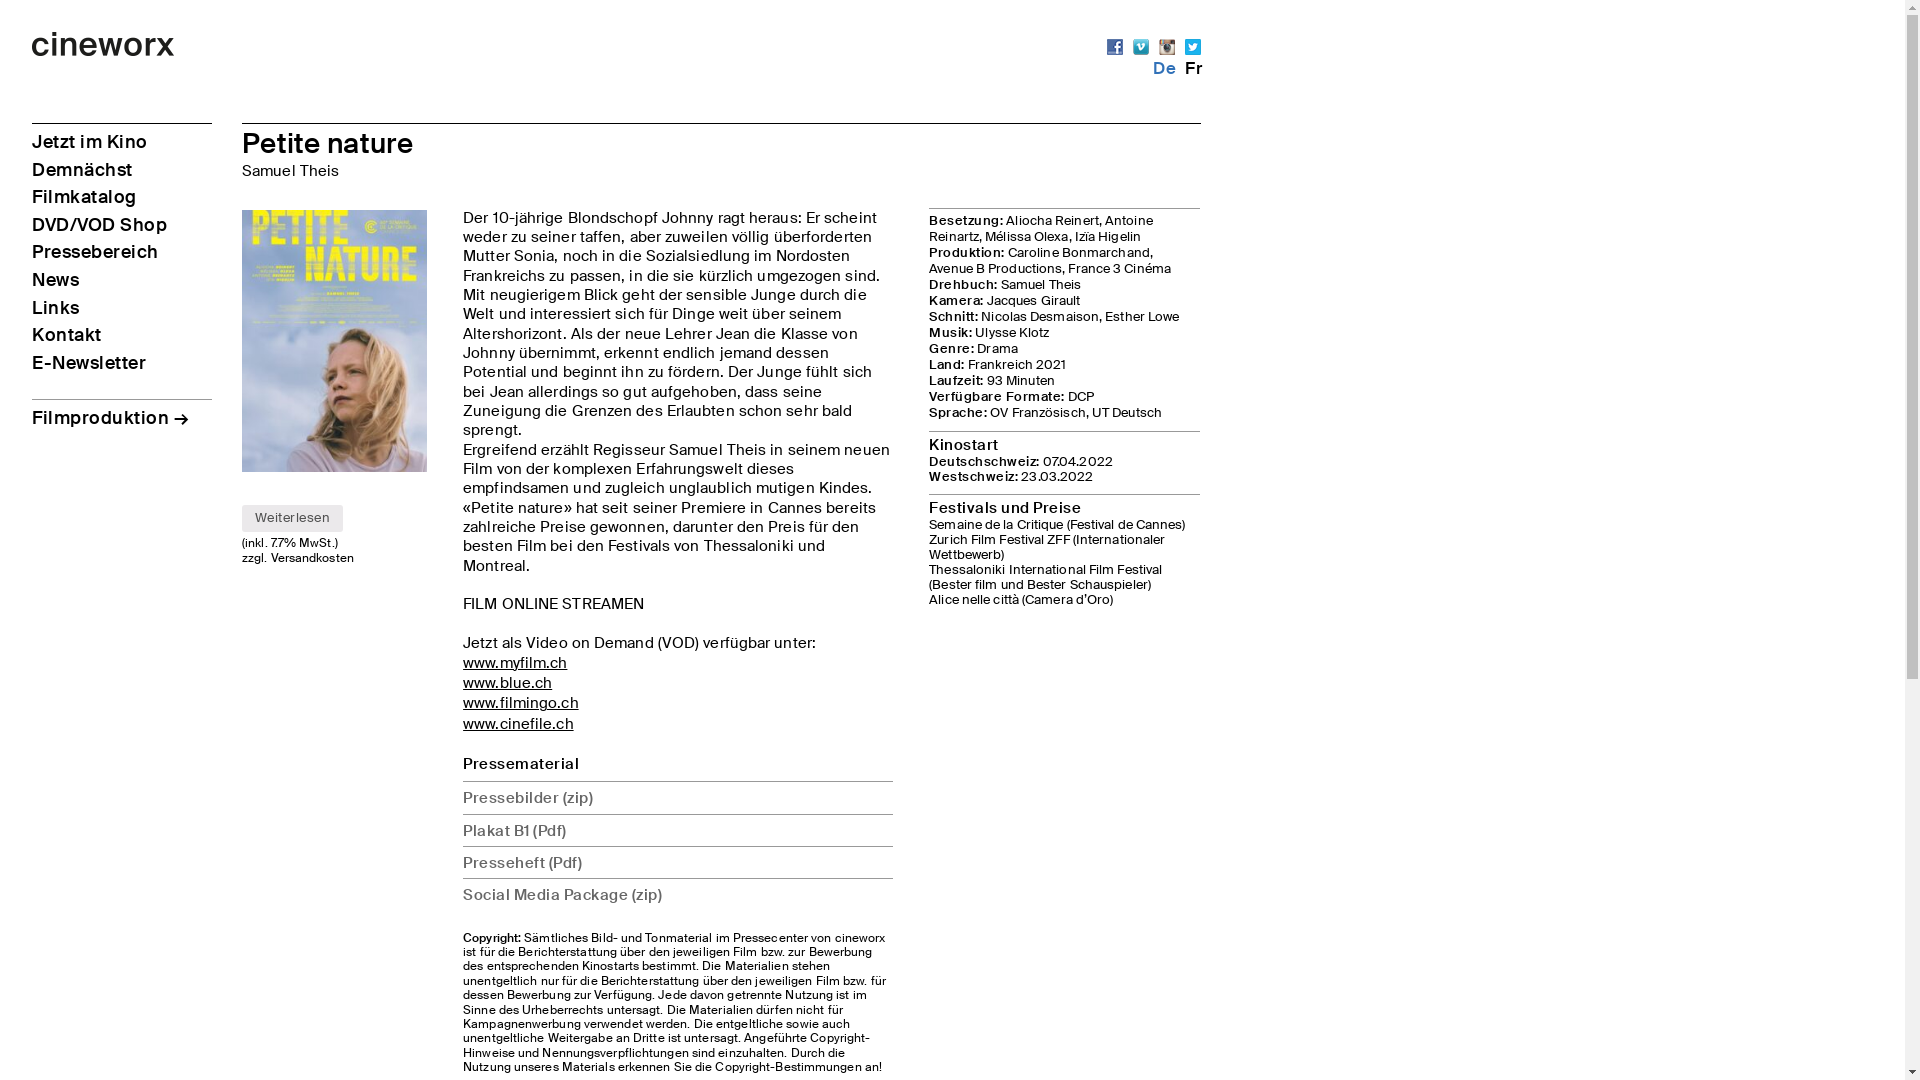  Describe the element at coordinates (240, 518) in the screenshot. I see `'Weiterlesen'` at that location.